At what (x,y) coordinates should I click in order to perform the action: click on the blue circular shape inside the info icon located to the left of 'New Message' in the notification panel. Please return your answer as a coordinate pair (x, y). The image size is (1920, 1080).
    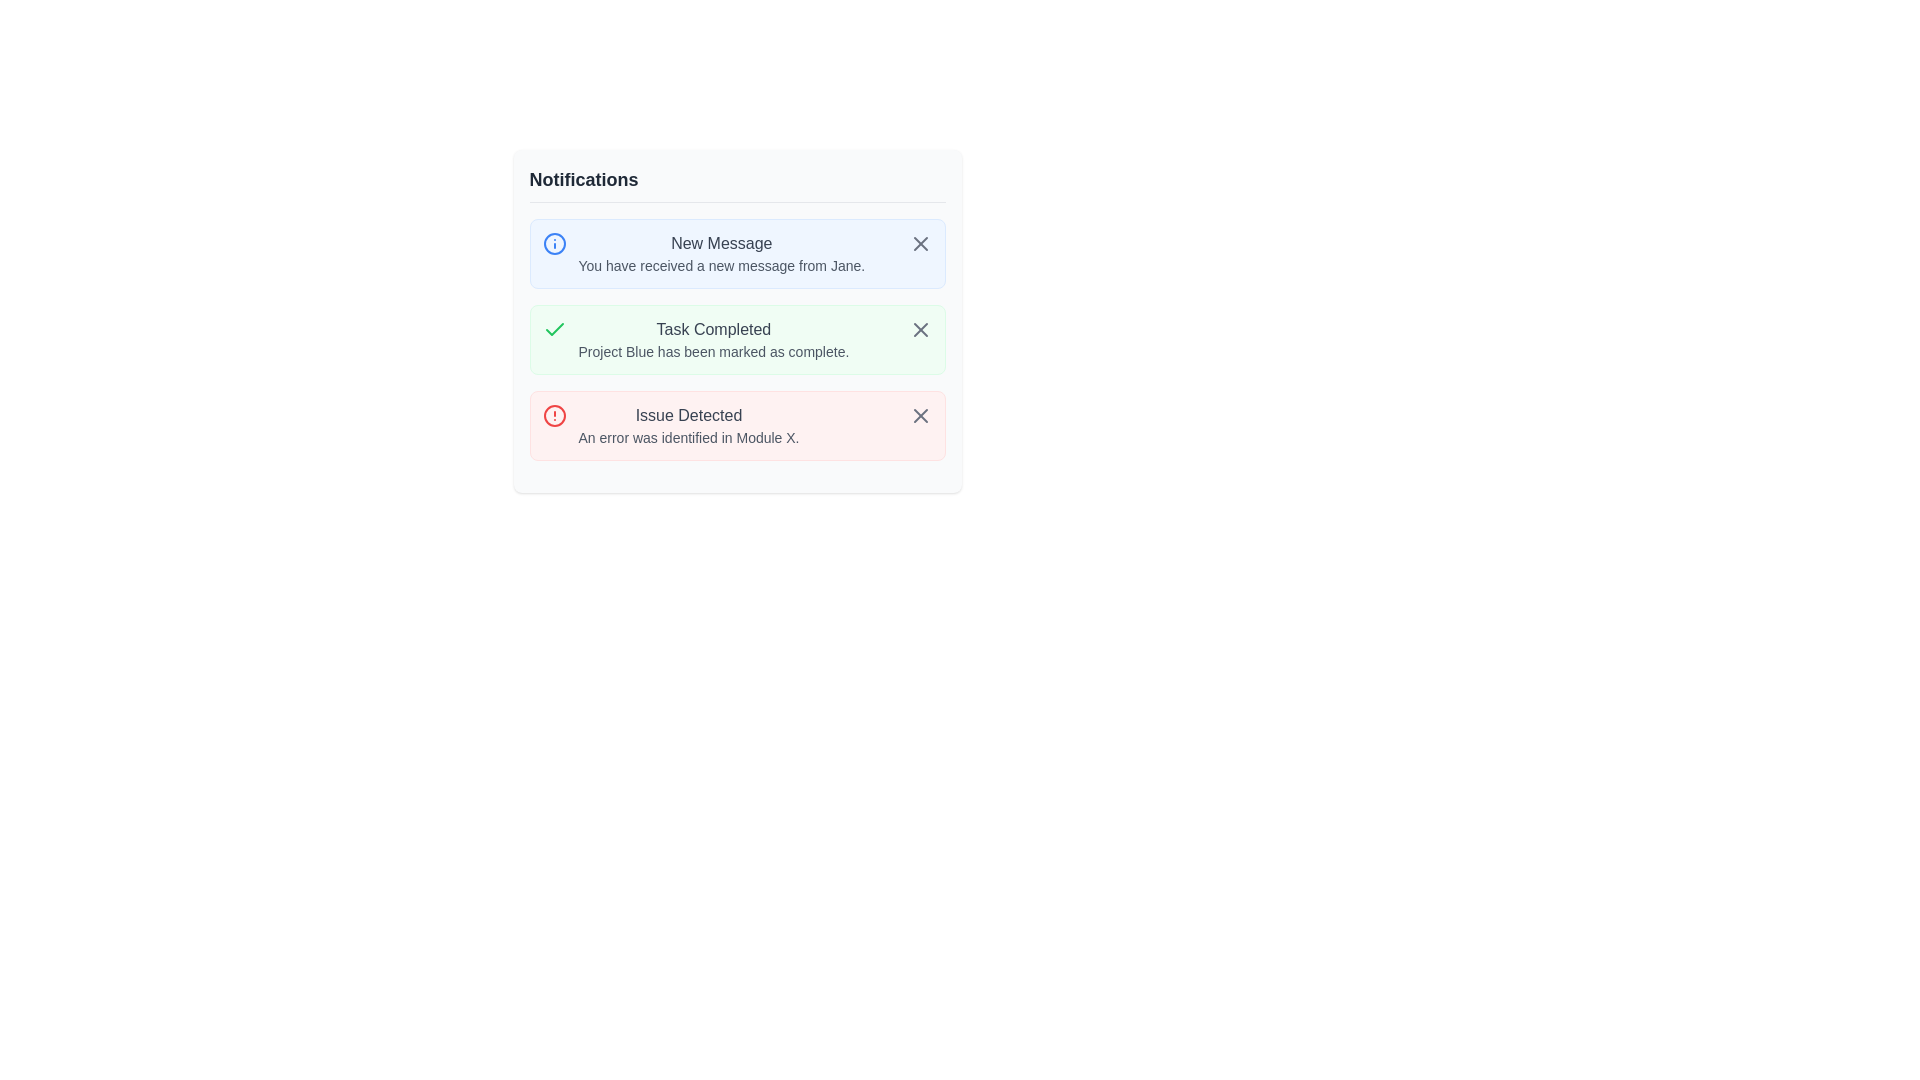
    Looking at the image, I should click on (554, 242).